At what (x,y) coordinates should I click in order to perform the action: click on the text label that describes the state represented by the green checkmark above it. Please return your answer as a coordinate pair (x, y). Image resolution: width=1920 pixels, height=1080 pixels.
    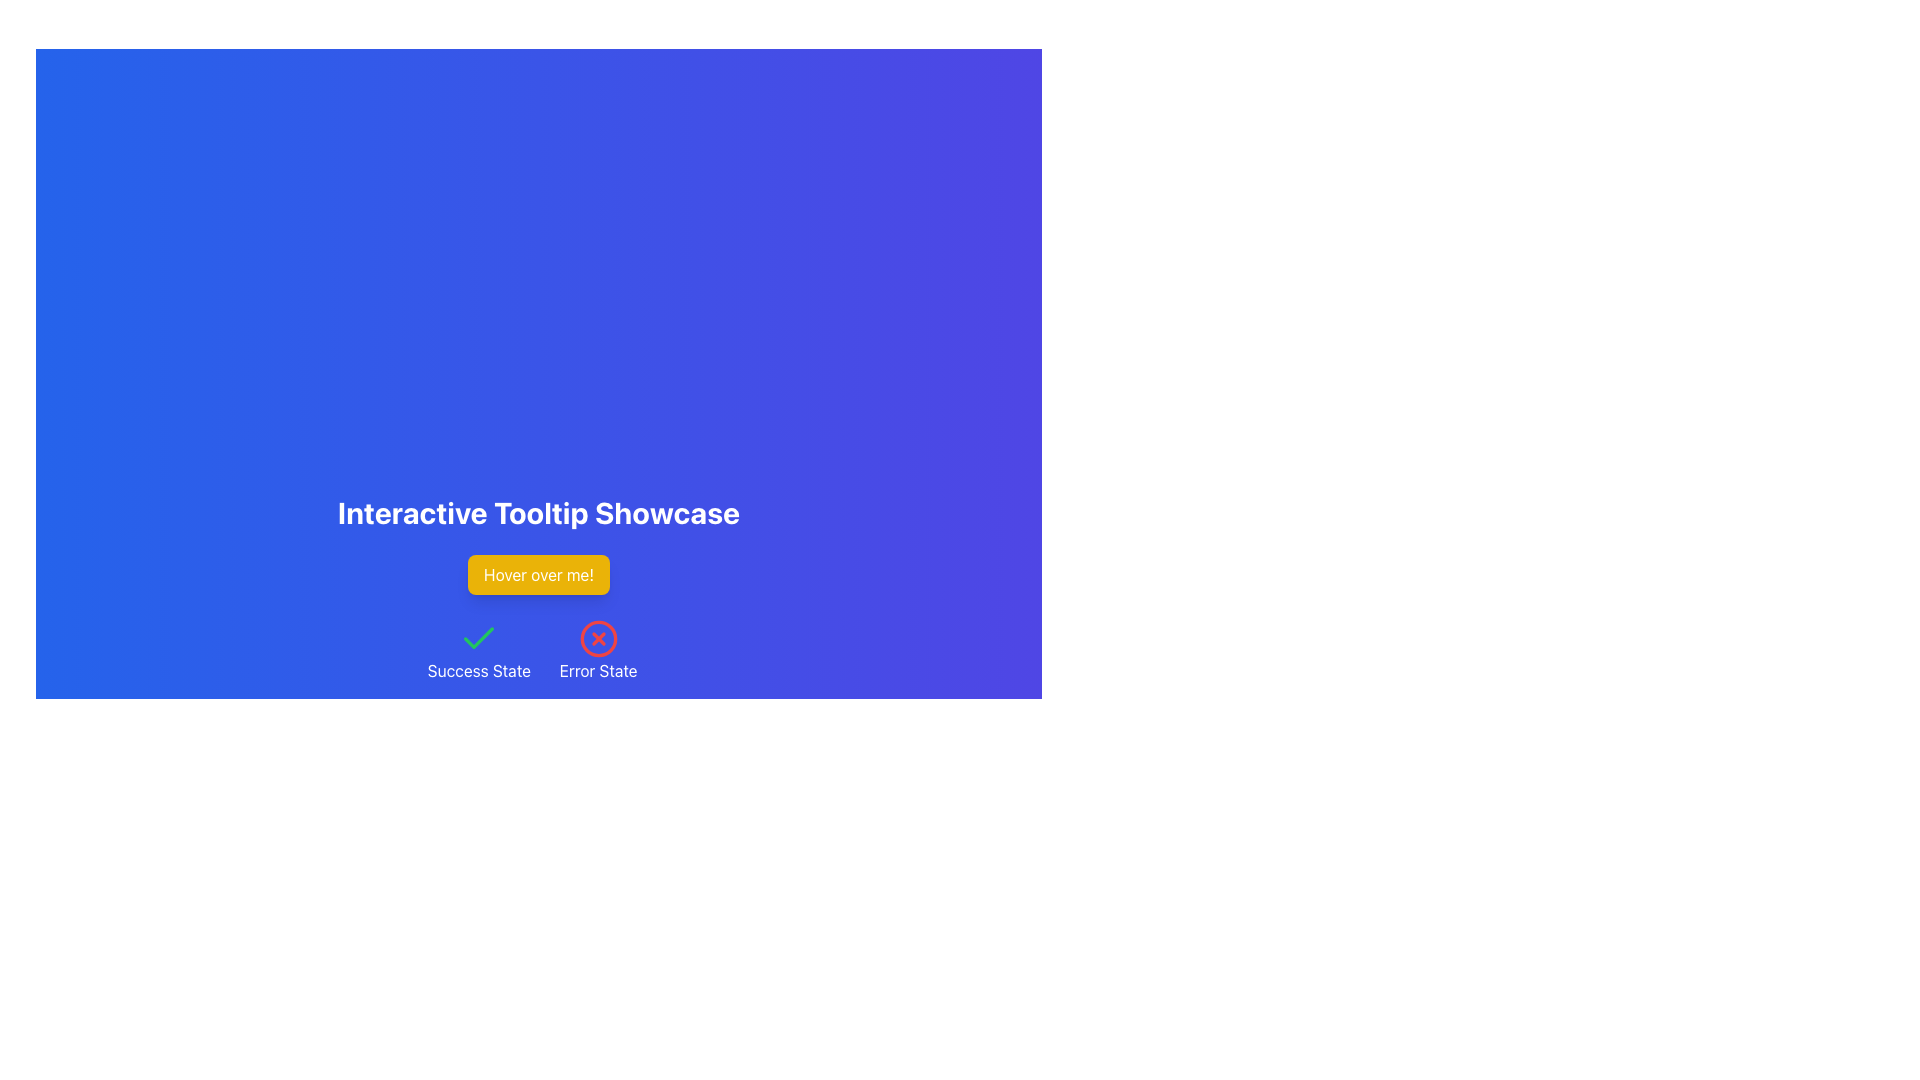
    Looking at the image, I should click on (478, 671).